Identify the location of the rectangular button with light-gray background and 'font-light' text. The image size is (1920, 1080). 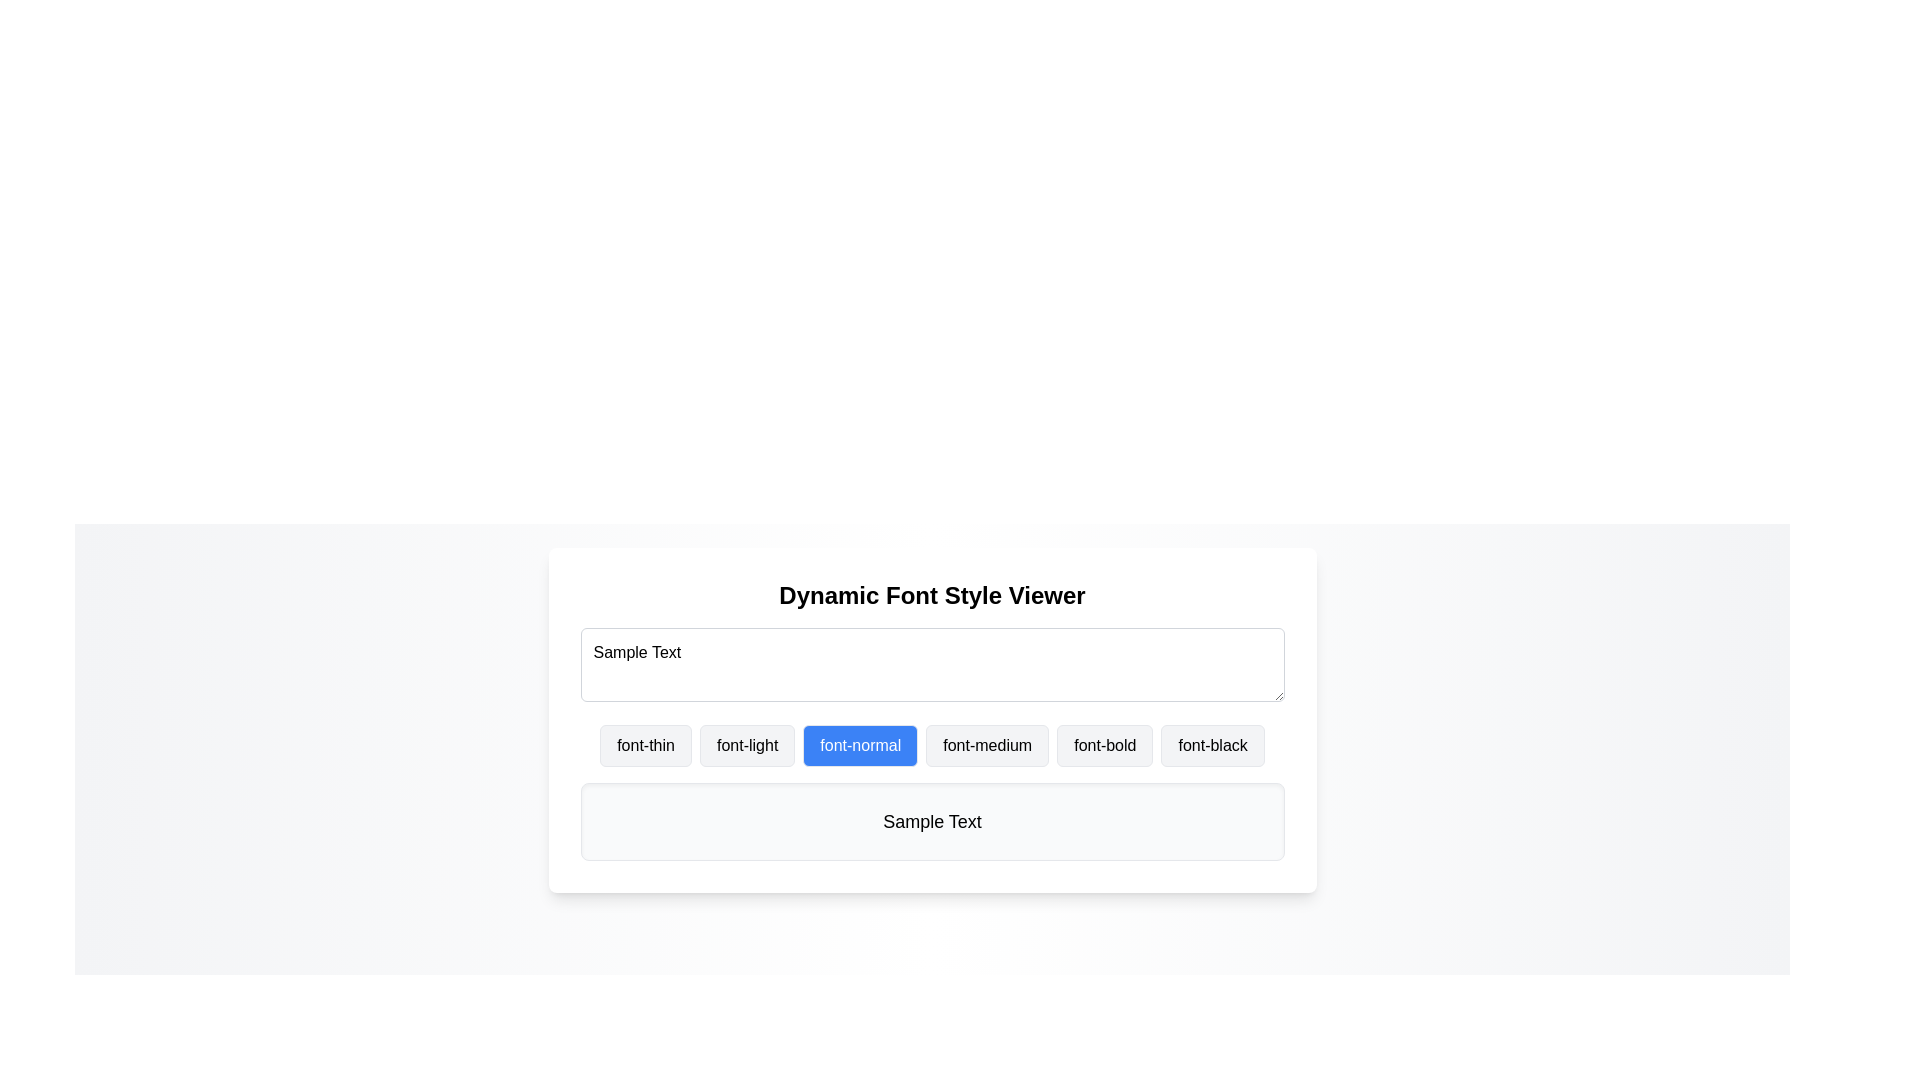
(746, 745).